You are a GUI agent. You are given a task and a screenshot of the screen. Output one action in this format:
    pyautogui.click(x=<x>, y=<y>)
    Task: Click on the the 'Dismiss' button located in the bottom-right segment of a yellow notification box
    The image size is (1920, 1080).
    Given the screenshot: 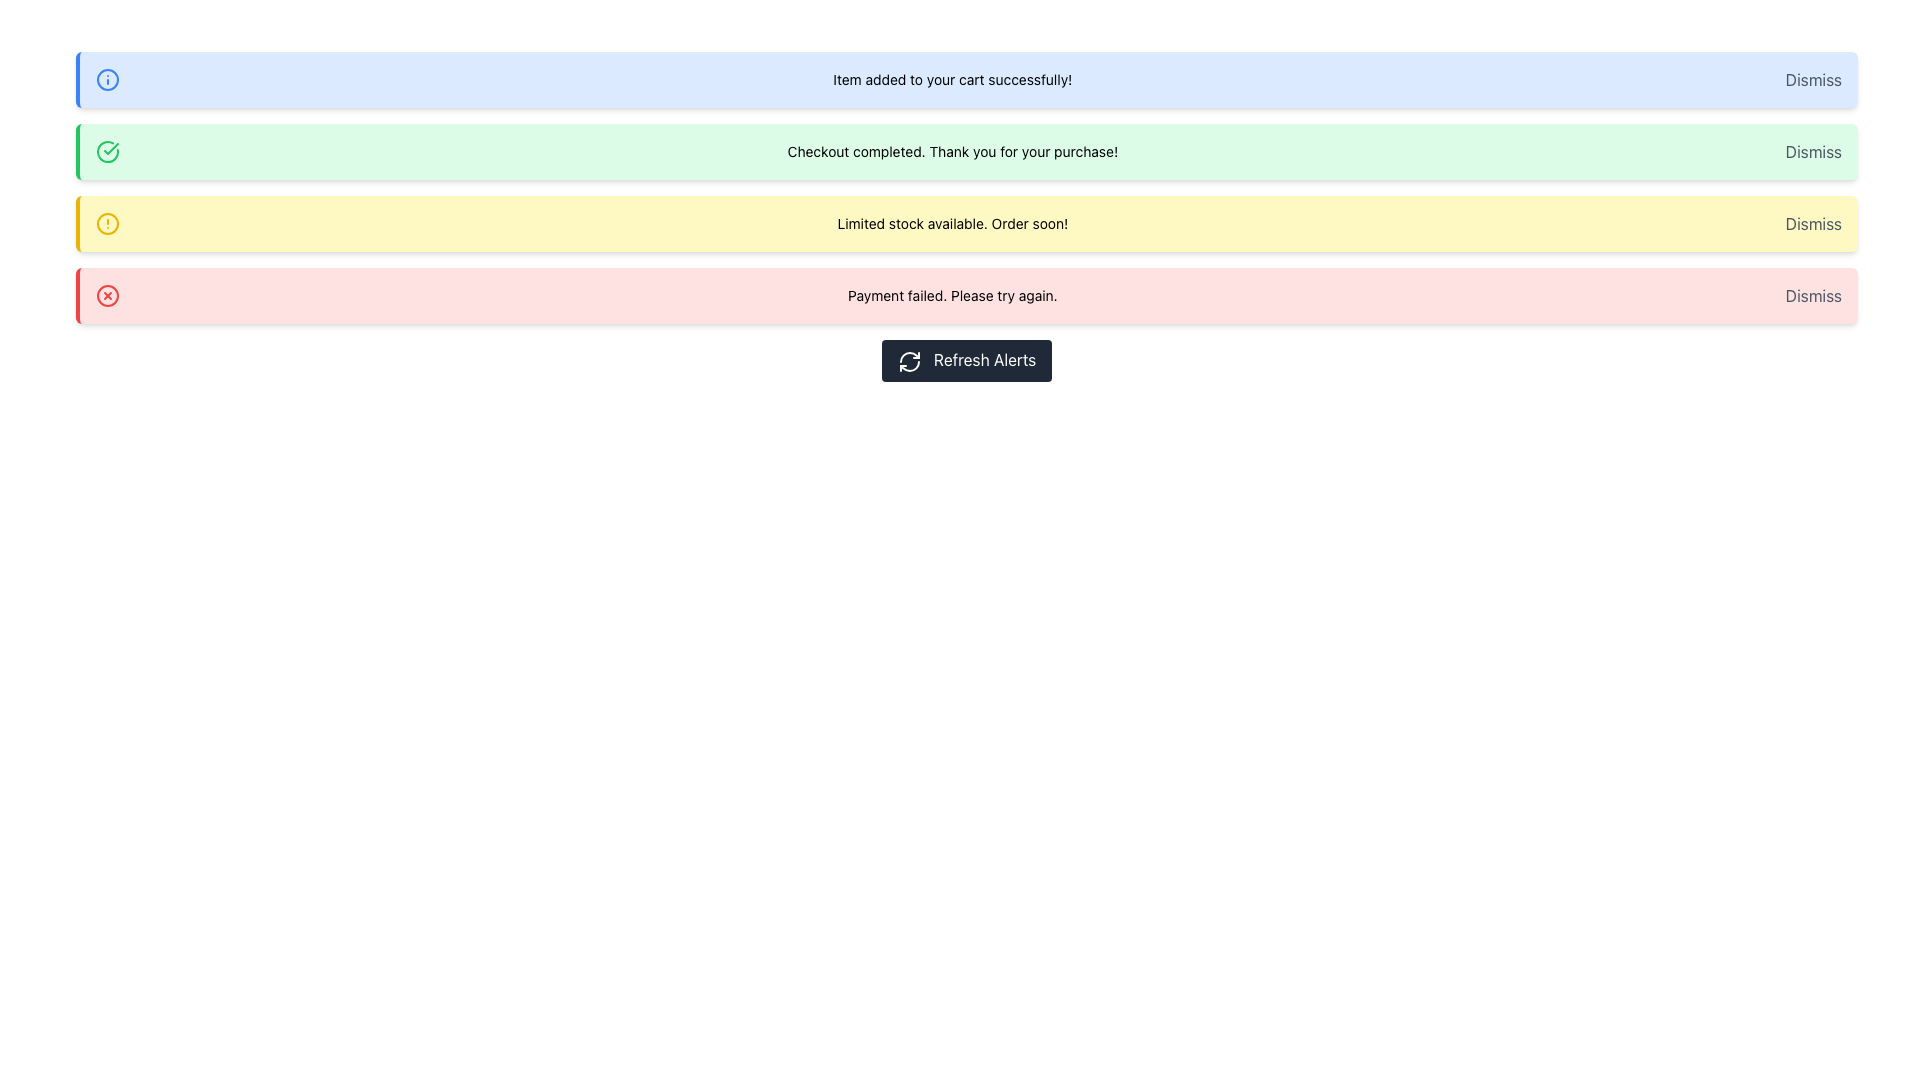 What is the action you would take?
    pyautogui.click(x=1813, y=223)
    